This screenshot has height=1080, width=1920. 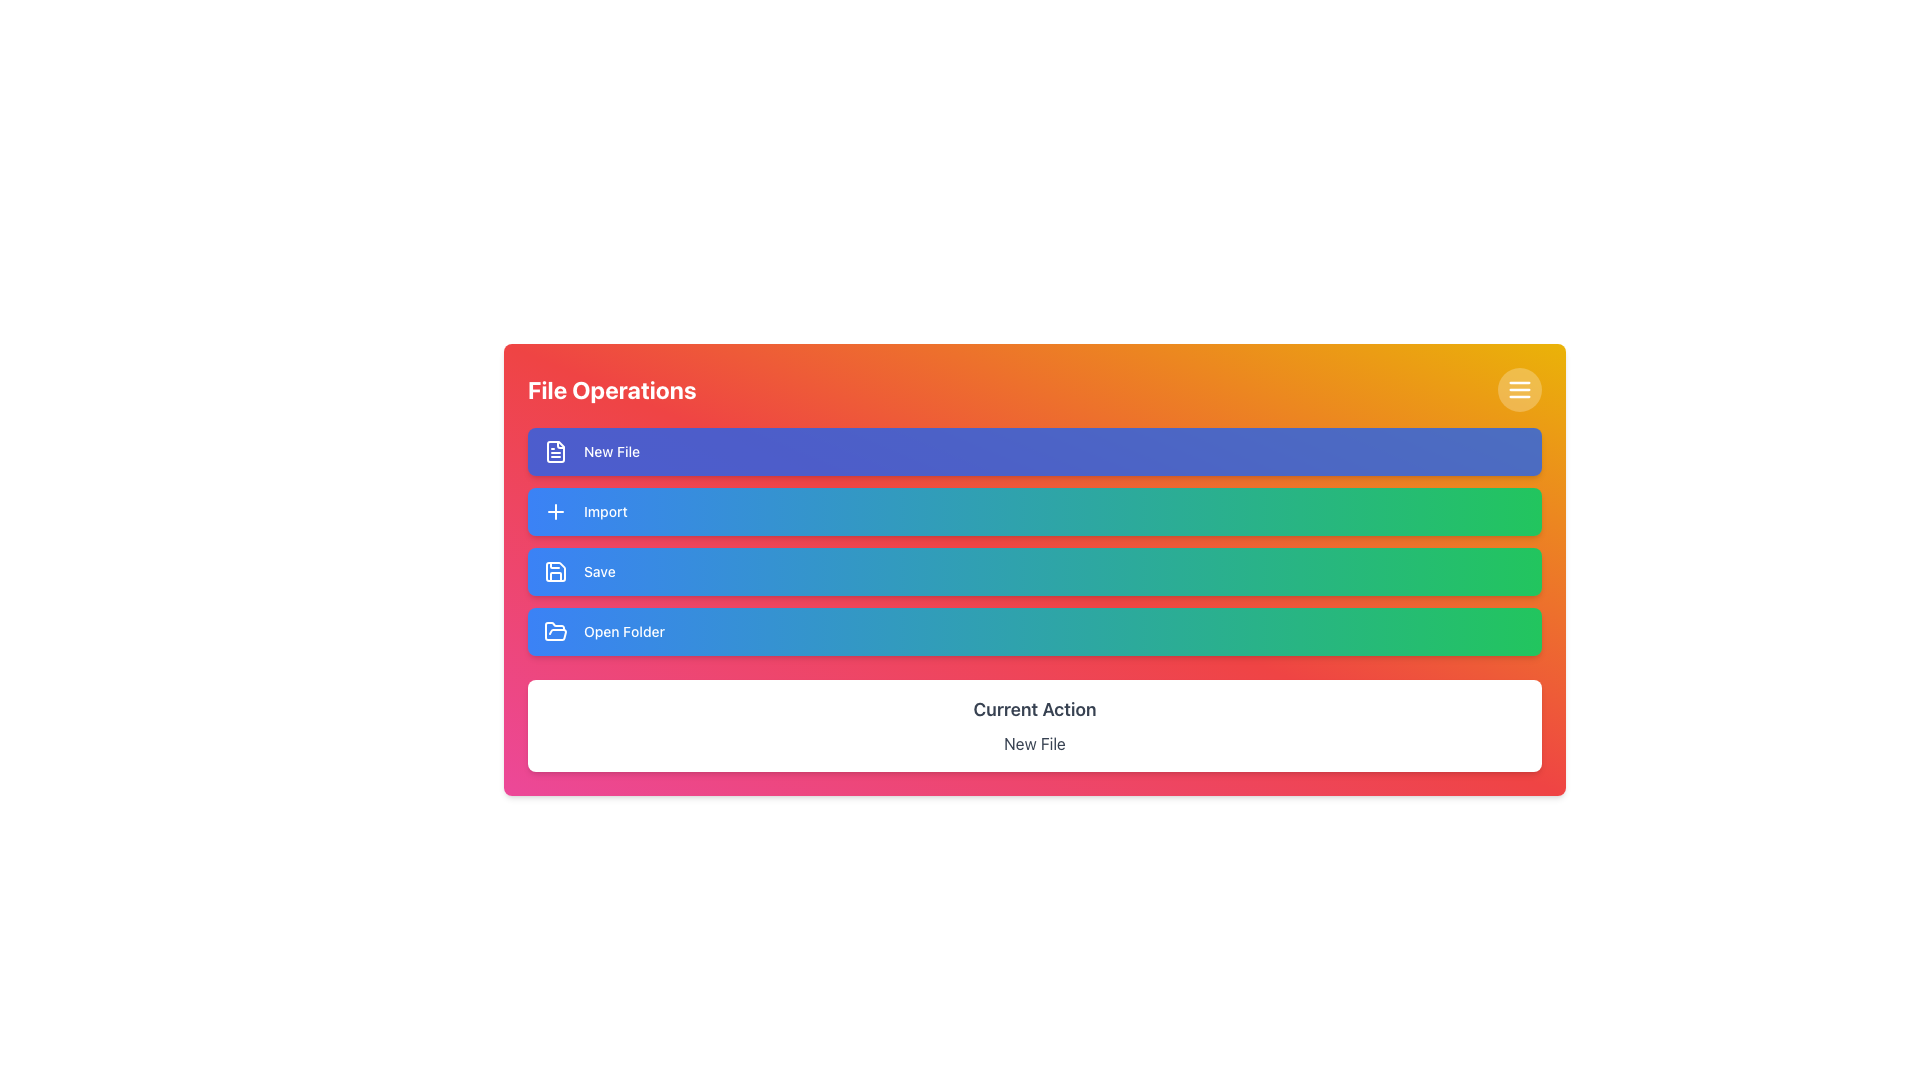 I want to click on the document file icon located in the 'File Operations' section, which is the first option in the vertical list and is accompanied by the 'New File' label, so click(x=556, y=451).